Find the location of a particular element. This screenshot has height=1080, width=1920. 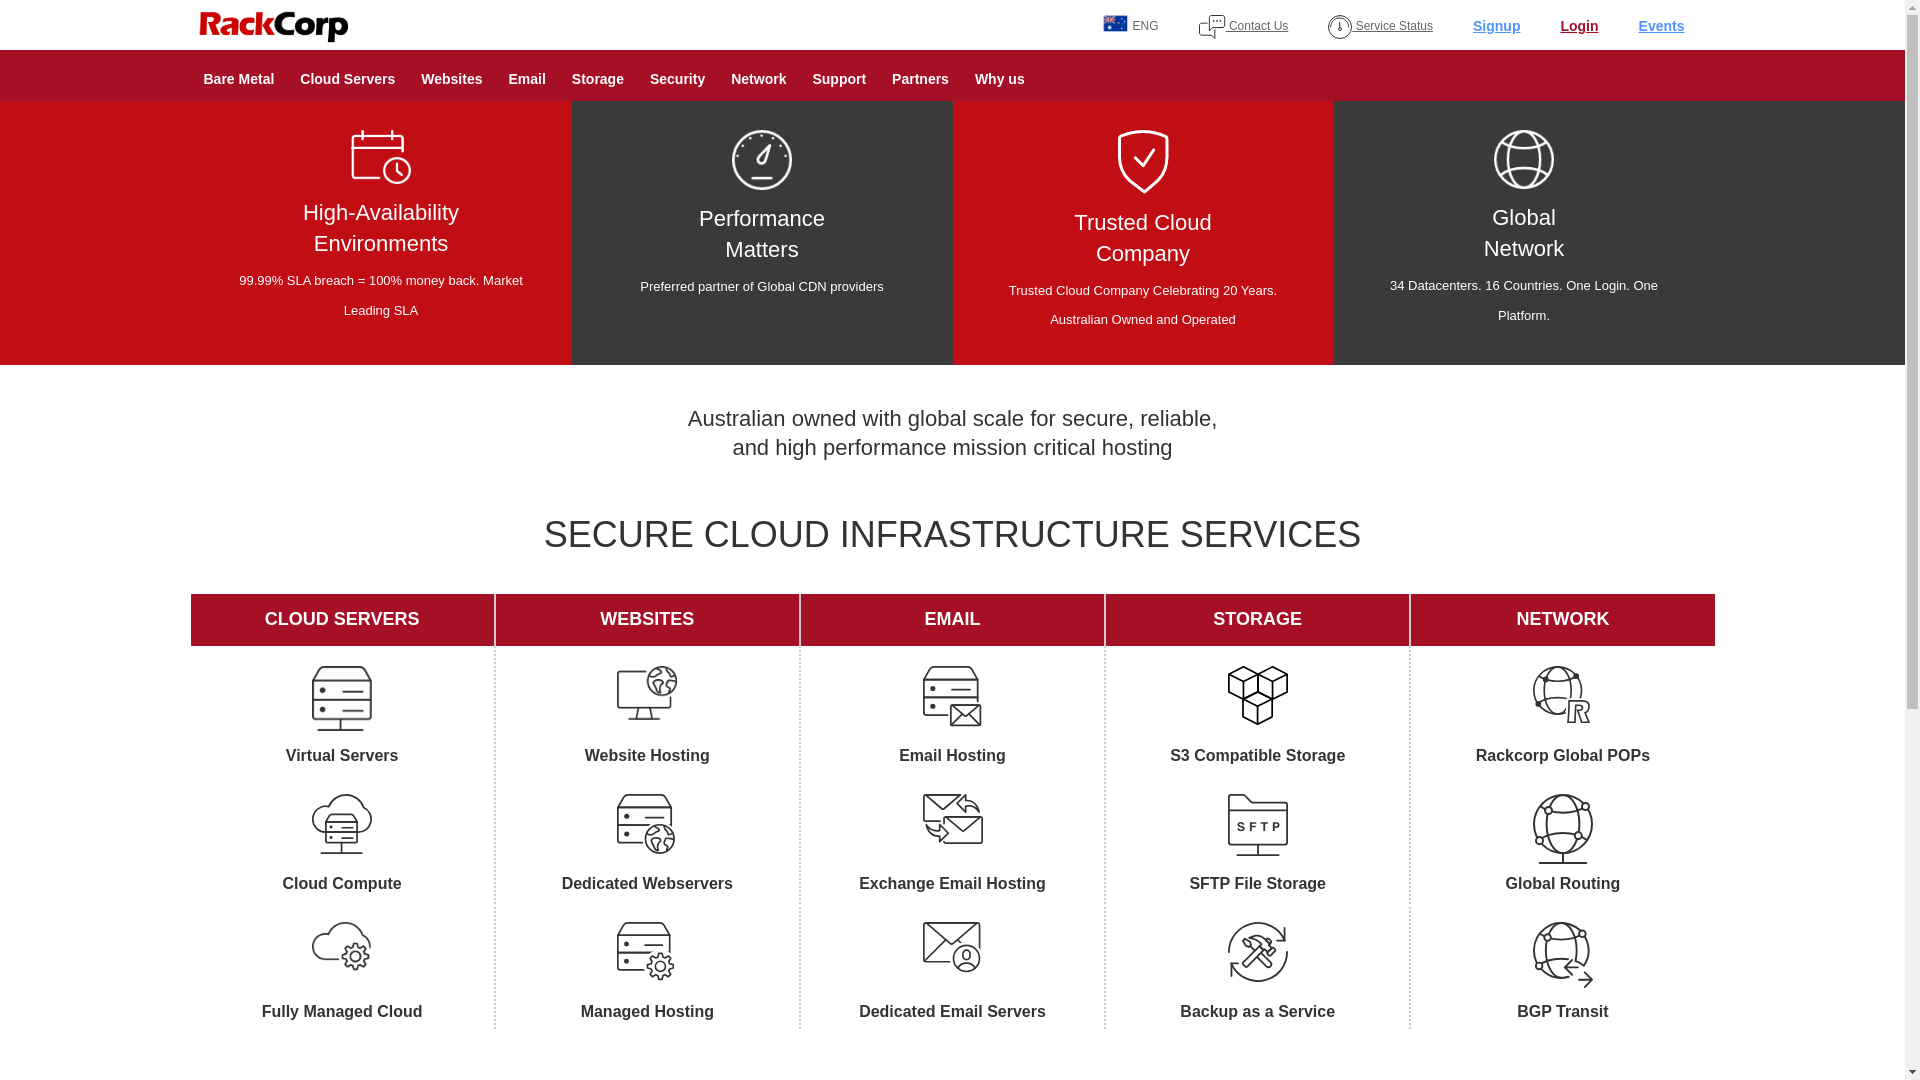

'Dedicated Webservers' is located at coordinates (647, 843).